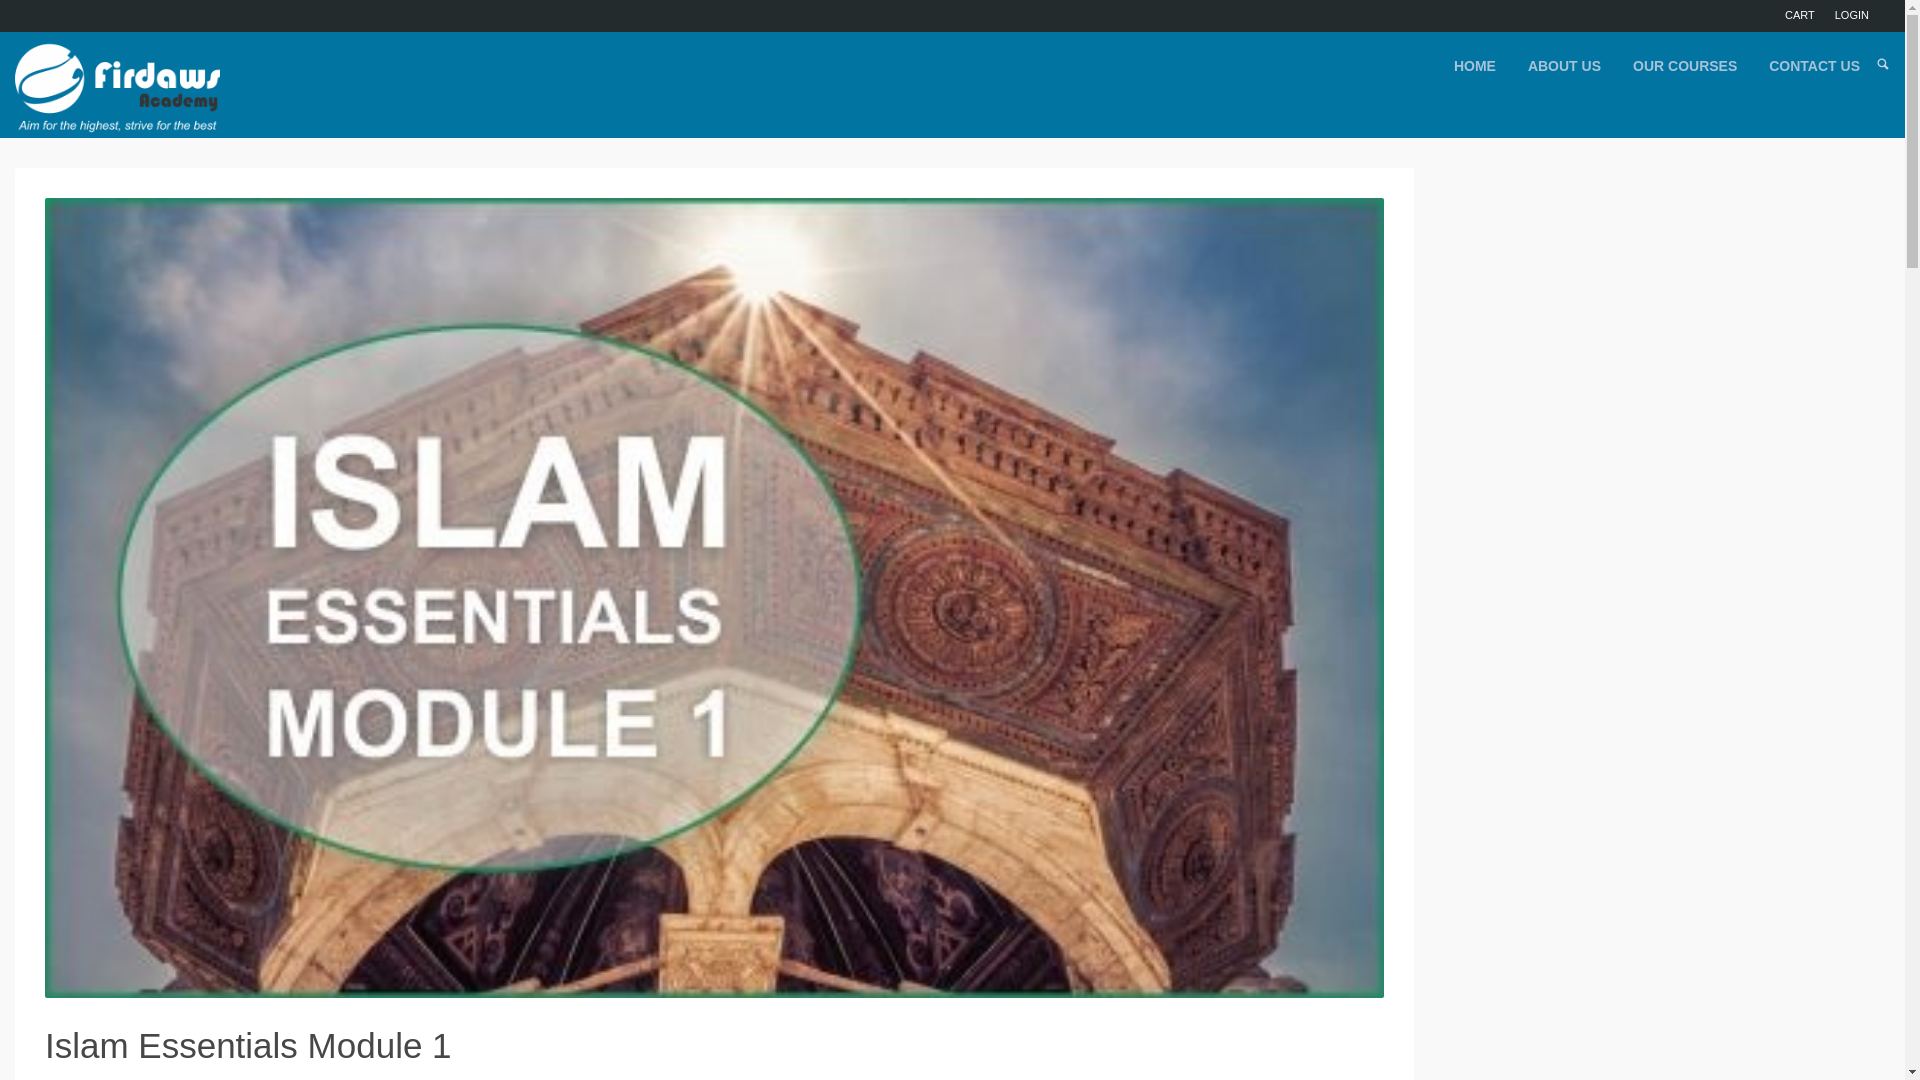  Describe the element at coordinates (1448, 65) in the screenshot. I see `'HOME'` at that location.